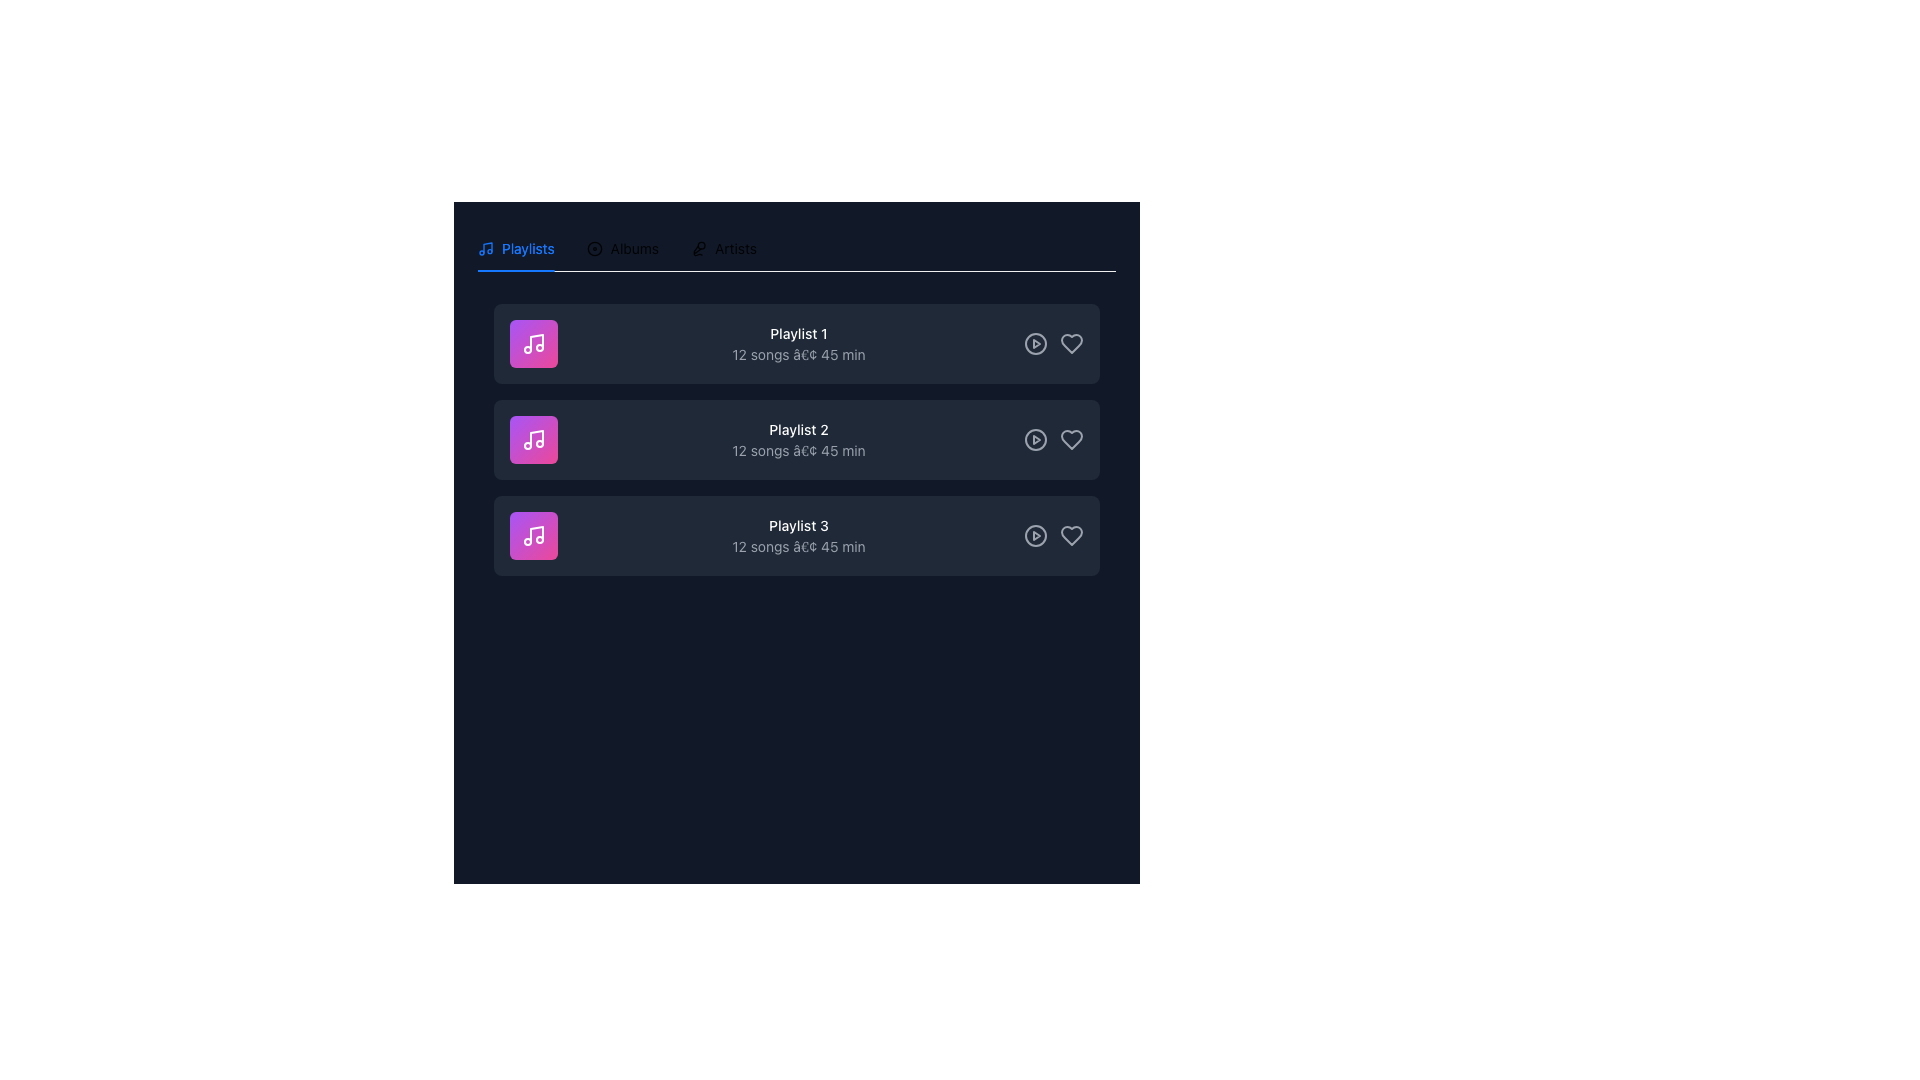  What do you see at coordinates (516, 270) in the screenshot?
I see `the Active Tab Indicator which highlights the currently active 'Playlists' tab located in the header section of the interface` at bounding box center [516, 270].